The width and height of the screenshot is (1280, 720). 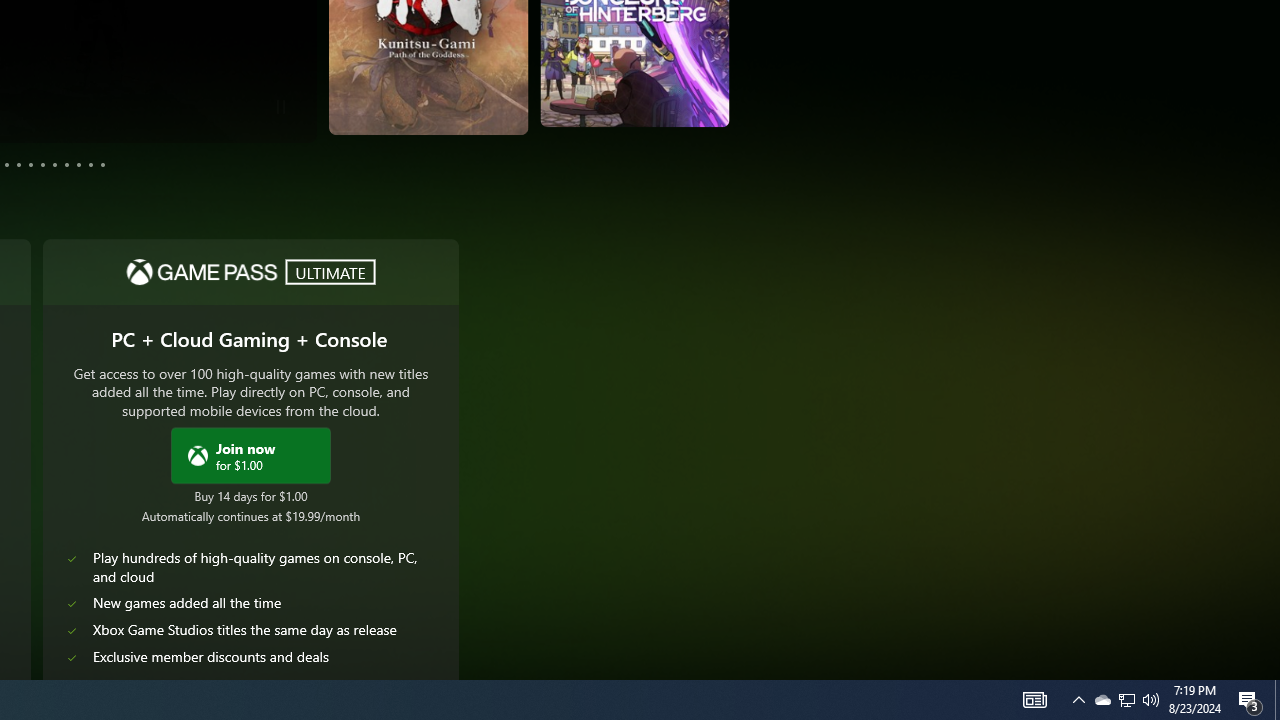 What do you see at coordinates (7, 163) in the screenshot?
I see `'Page 4'` at bounding box center [7, 163].